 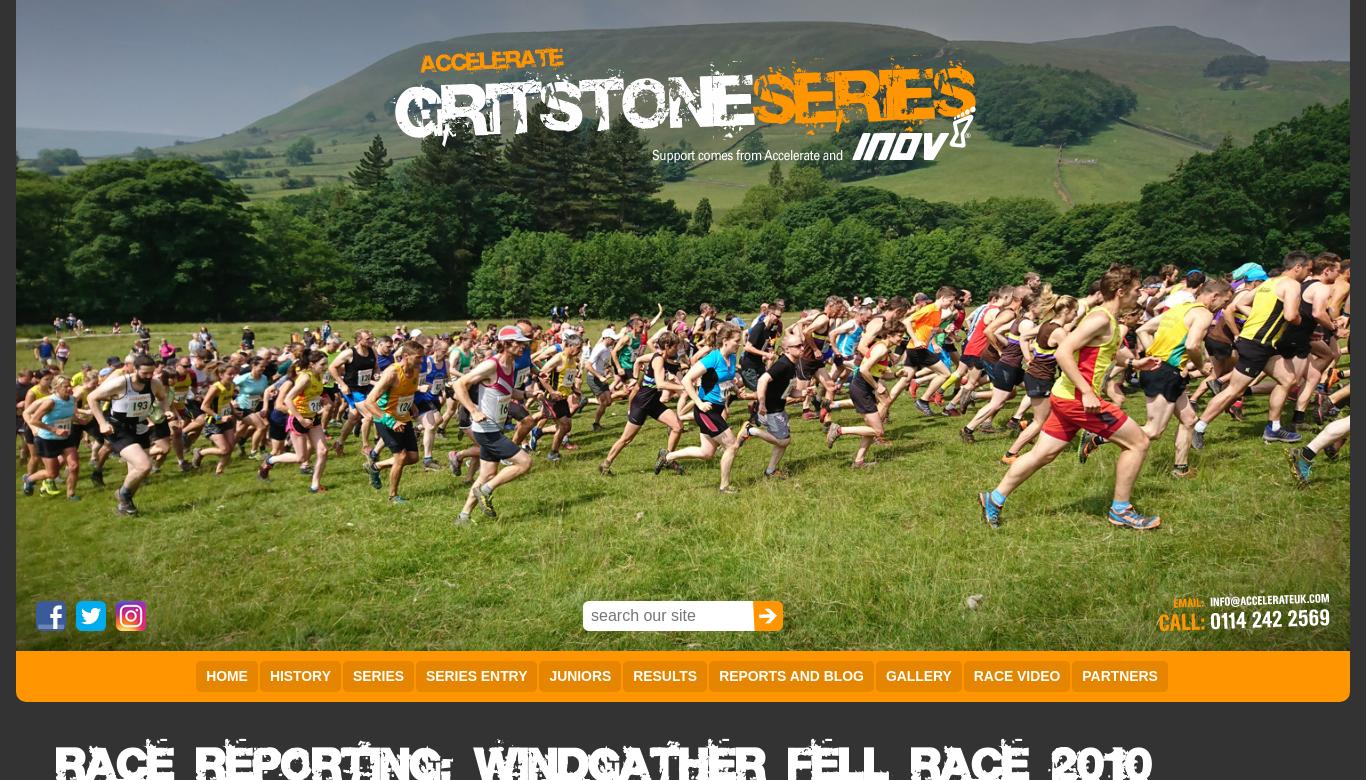 I want to click on 'Series Entry', so click(x=476, y=675).